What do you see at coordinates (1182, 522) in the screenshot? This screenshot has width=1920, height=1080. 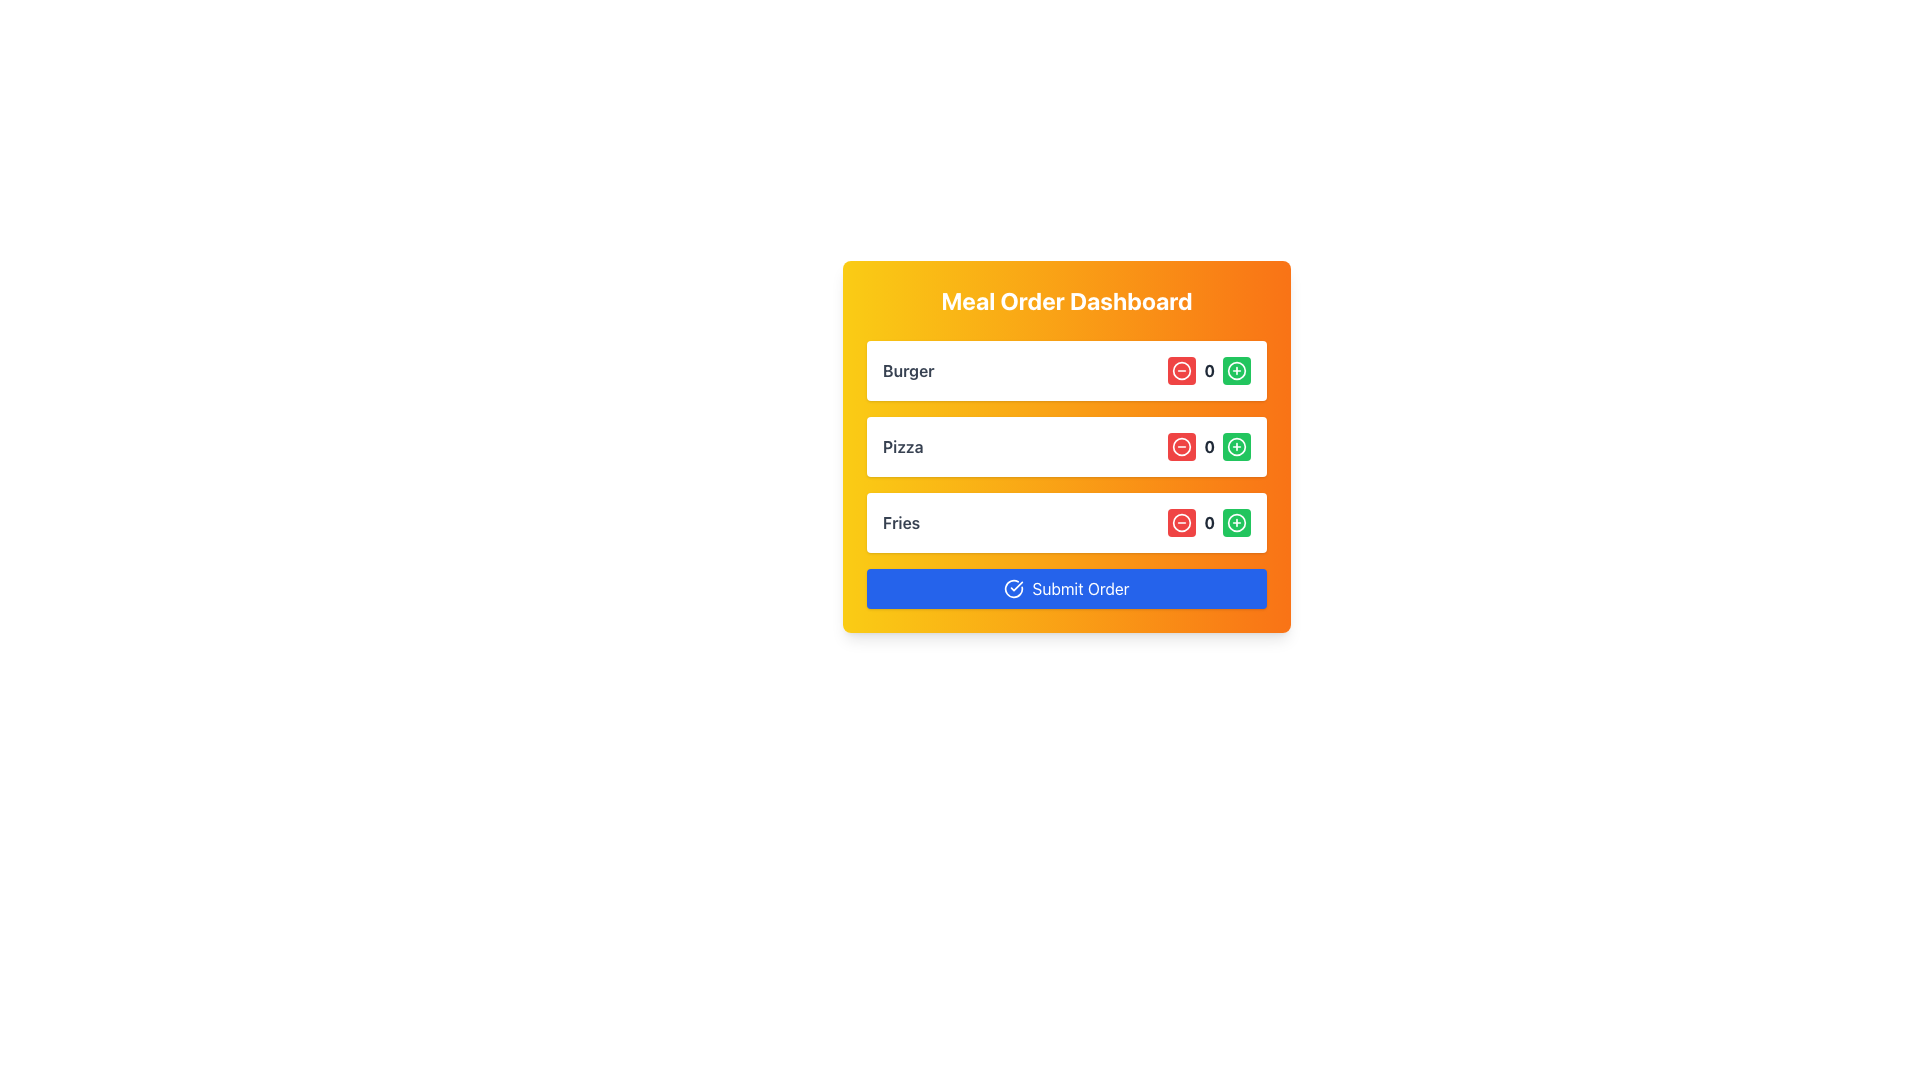 I see `the circular icon located on the left side of the button group for the 'Fries' option in the meal order dashboard` at bounding box center [1182, 522].